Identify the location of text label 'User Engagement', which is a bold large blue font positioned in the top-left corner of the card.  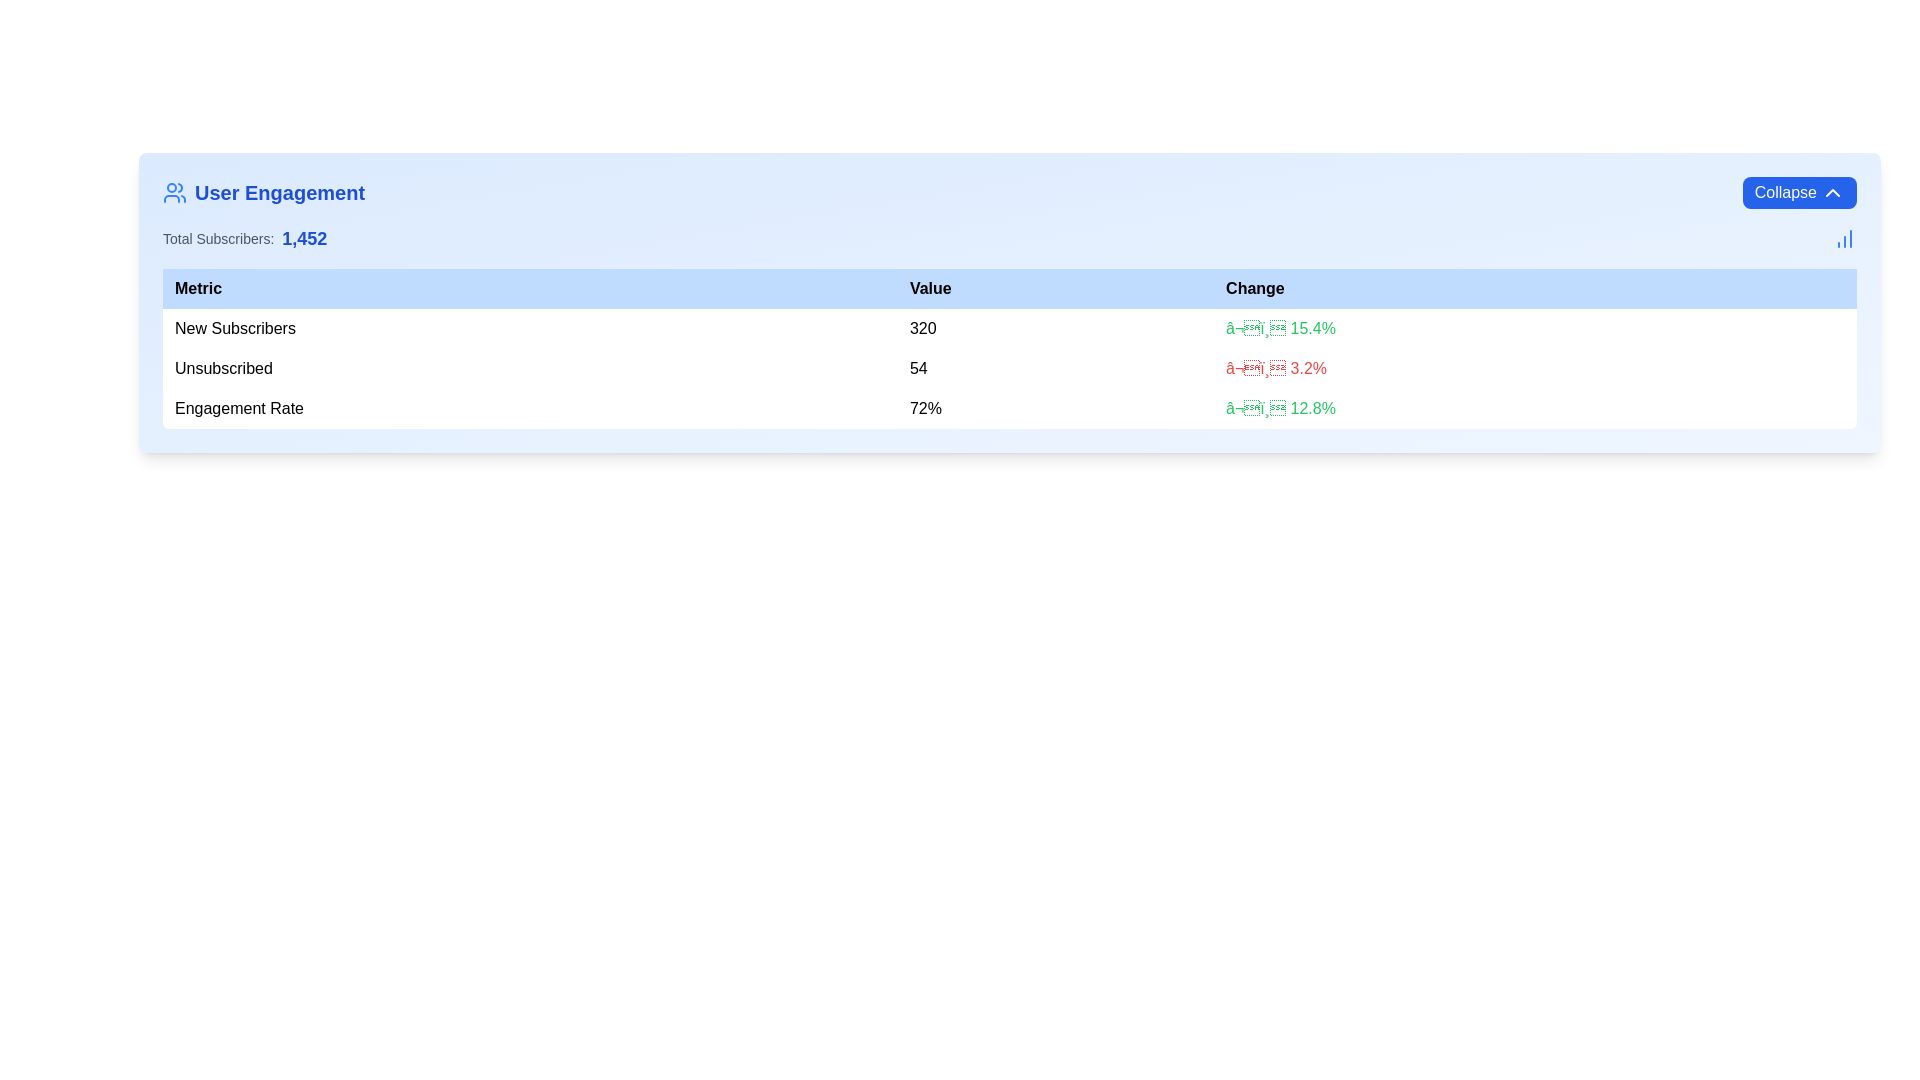
(278, 192).